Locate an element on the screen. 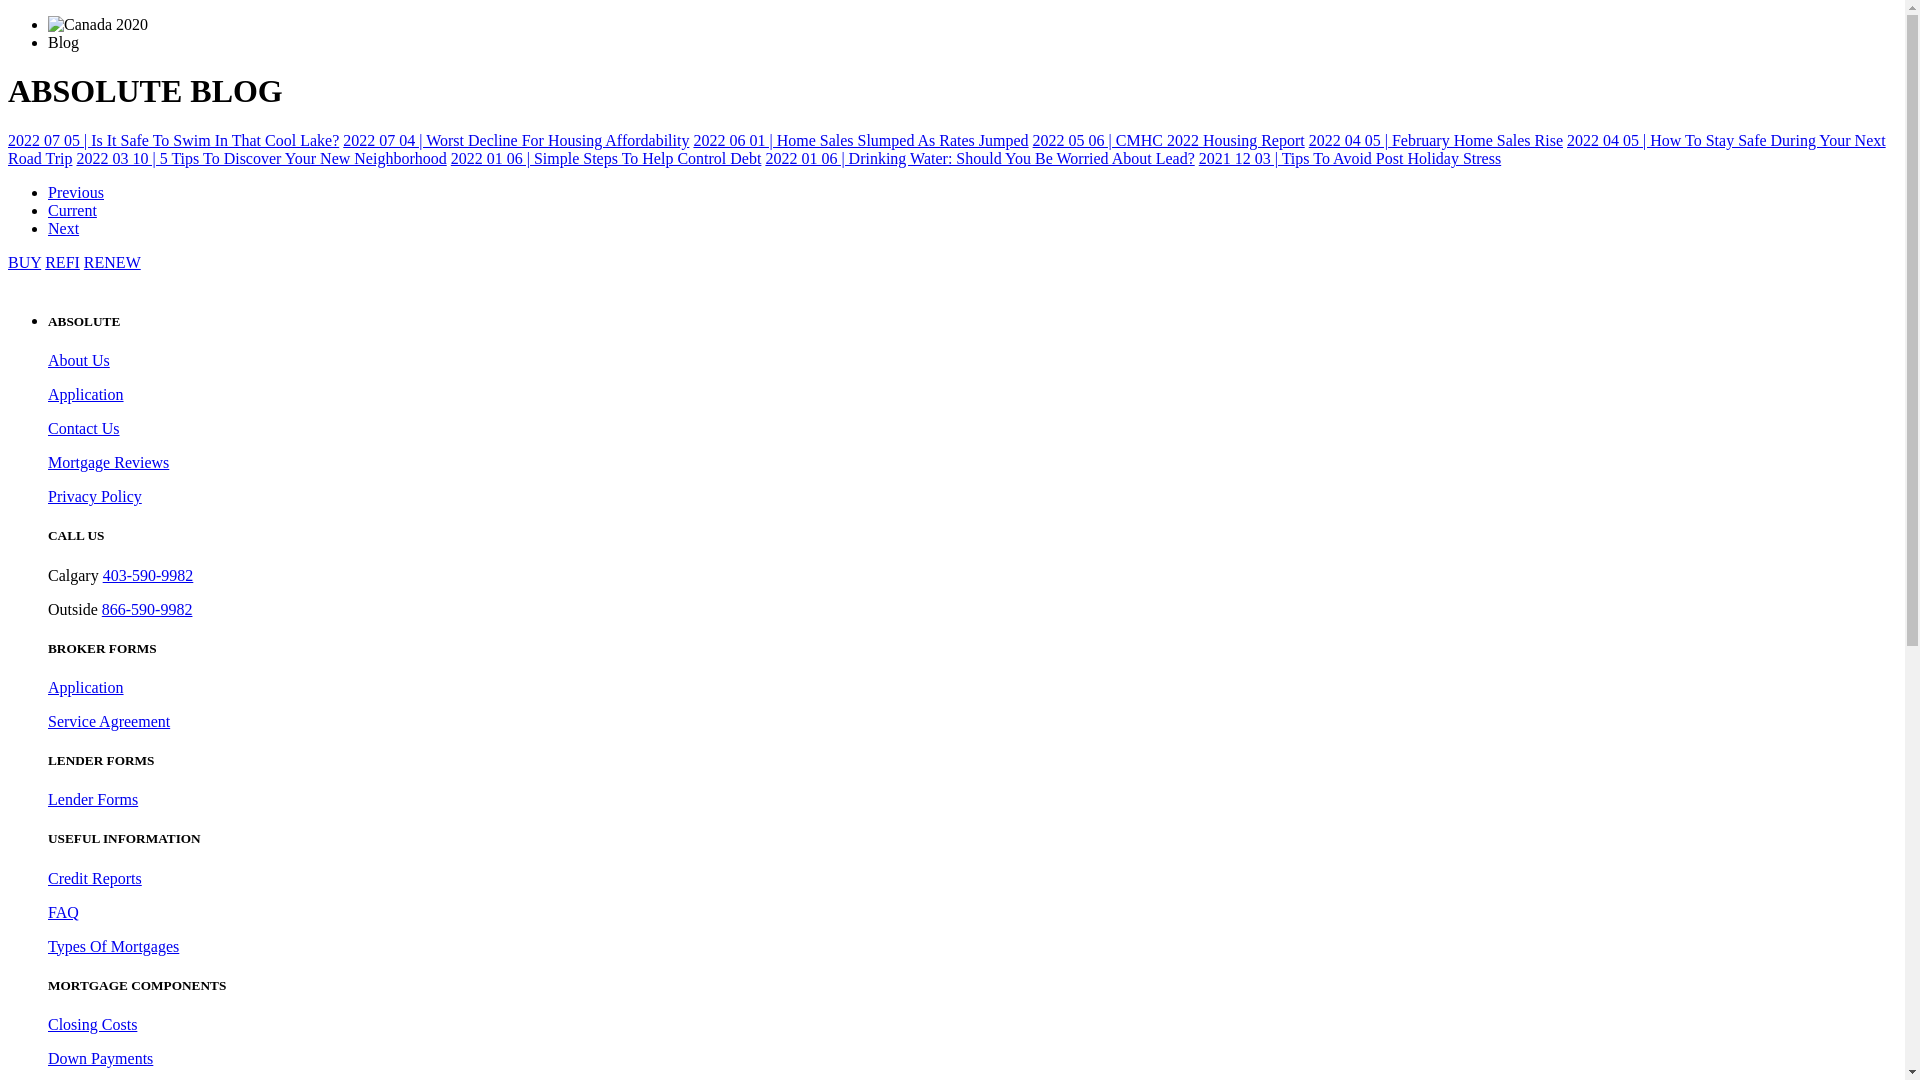 The image size is (1920, 1080). 'BUY' is located at coordinates (24, 261).